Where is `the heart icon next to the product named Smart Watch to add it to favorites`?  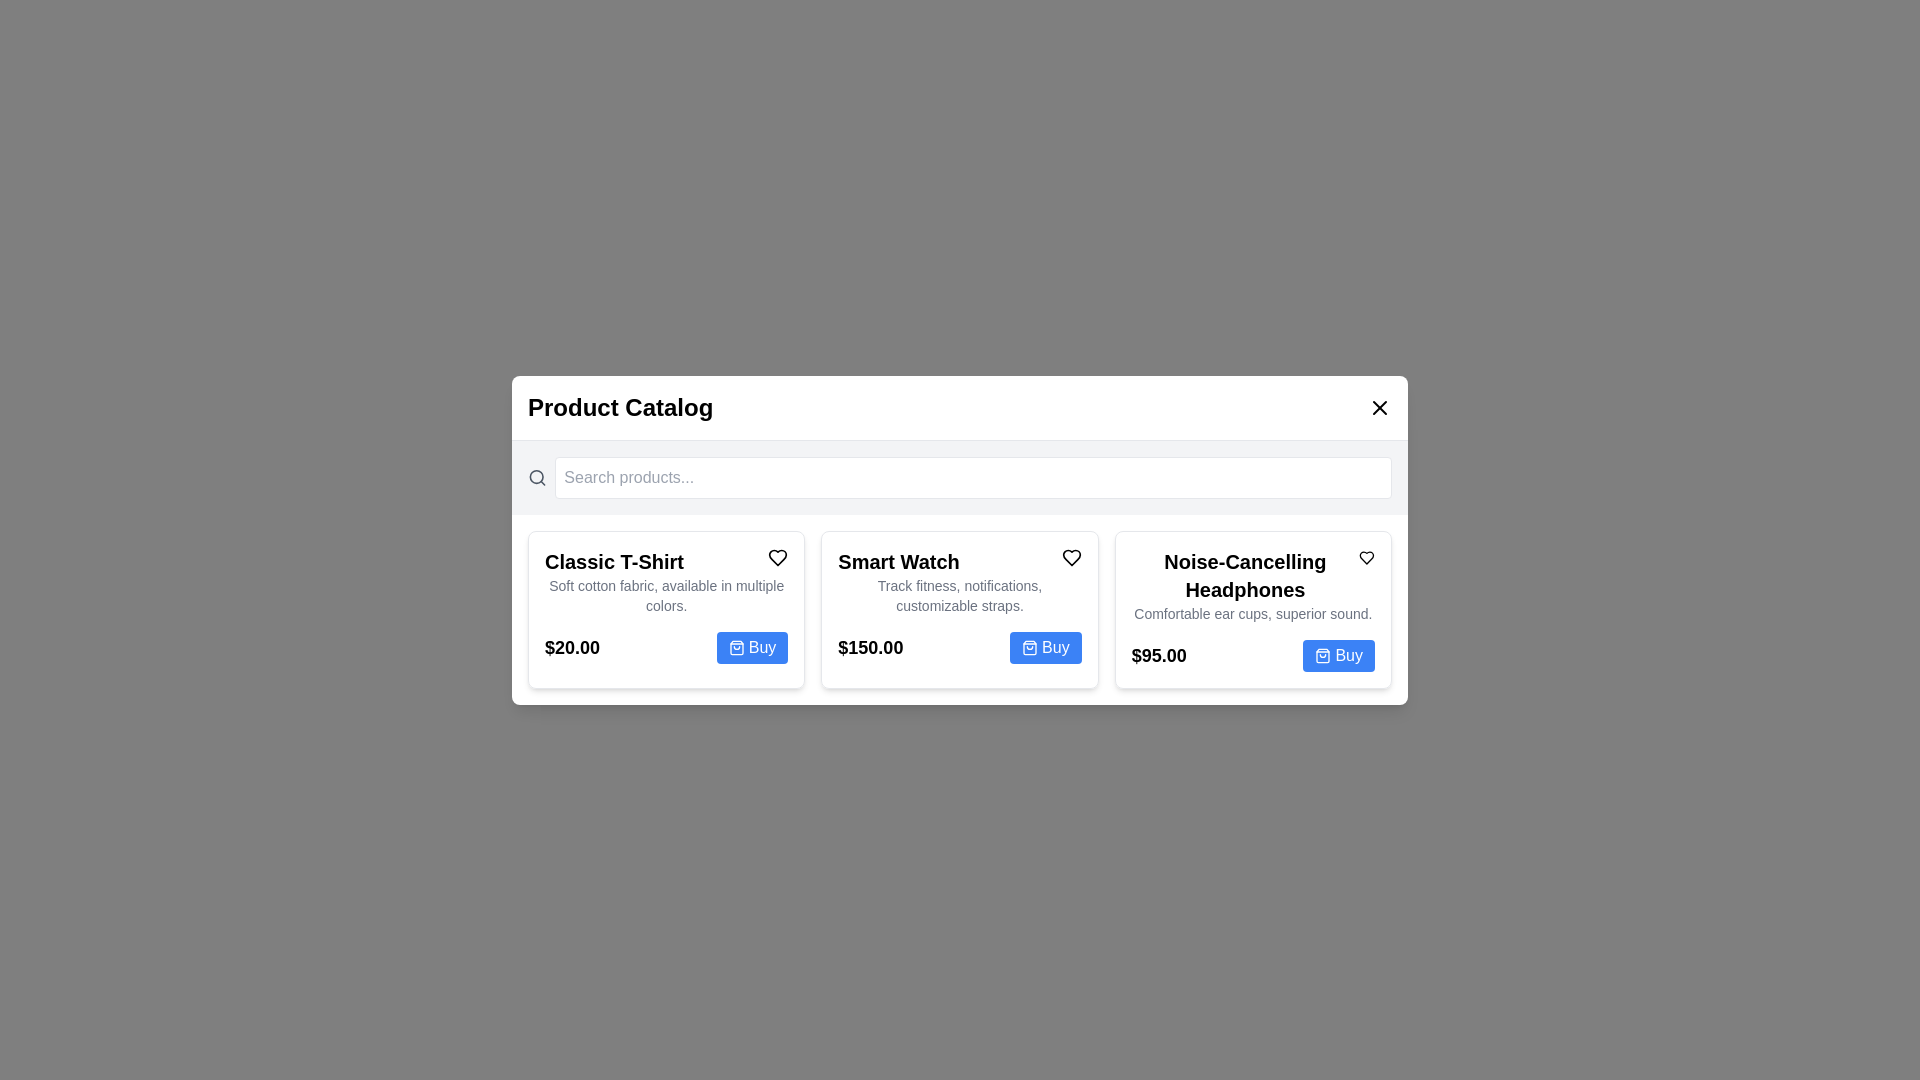 the heart icon next to the product named Smart Watch to add it to favorites is located at coordinates (1070, 557).